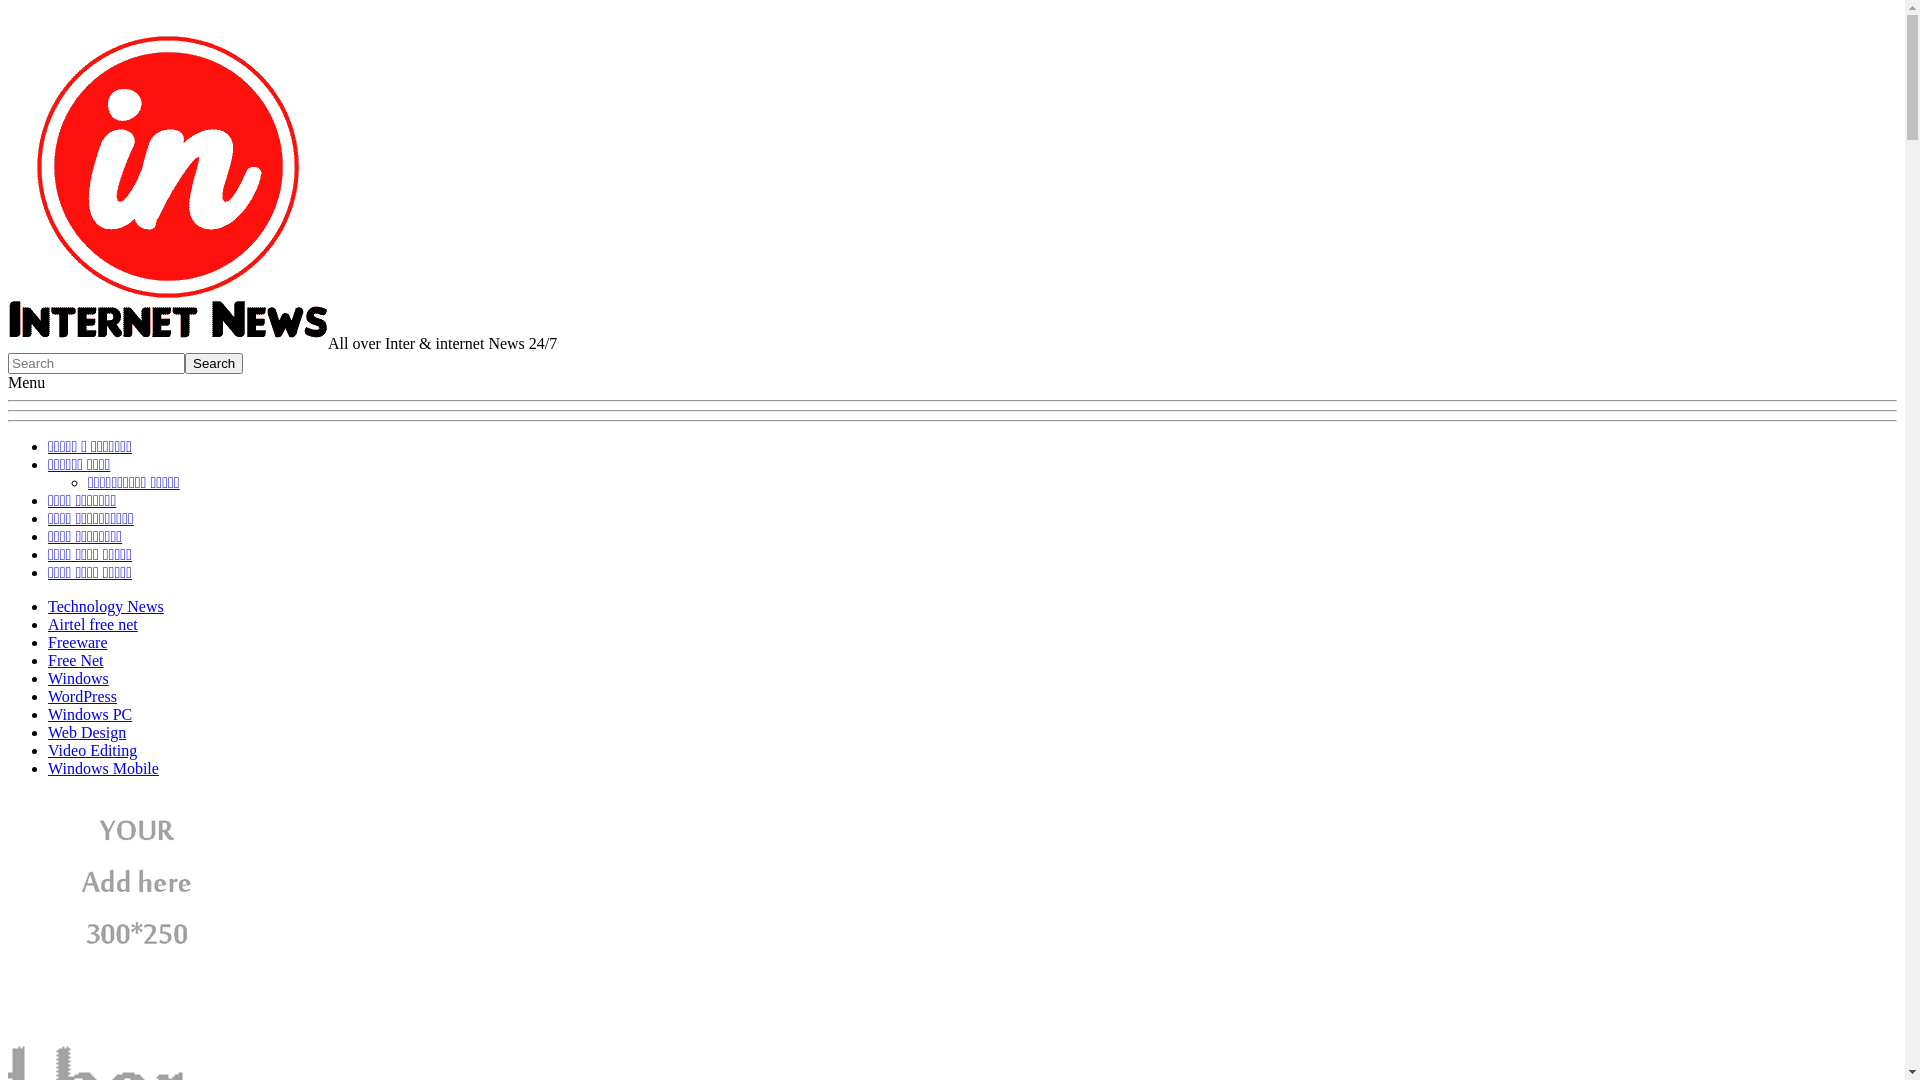 This screenshot has height=1080, width=1920. Describe the element at coordinates (81, 695) in the screenshot. I see `'WordPress'` at that location.